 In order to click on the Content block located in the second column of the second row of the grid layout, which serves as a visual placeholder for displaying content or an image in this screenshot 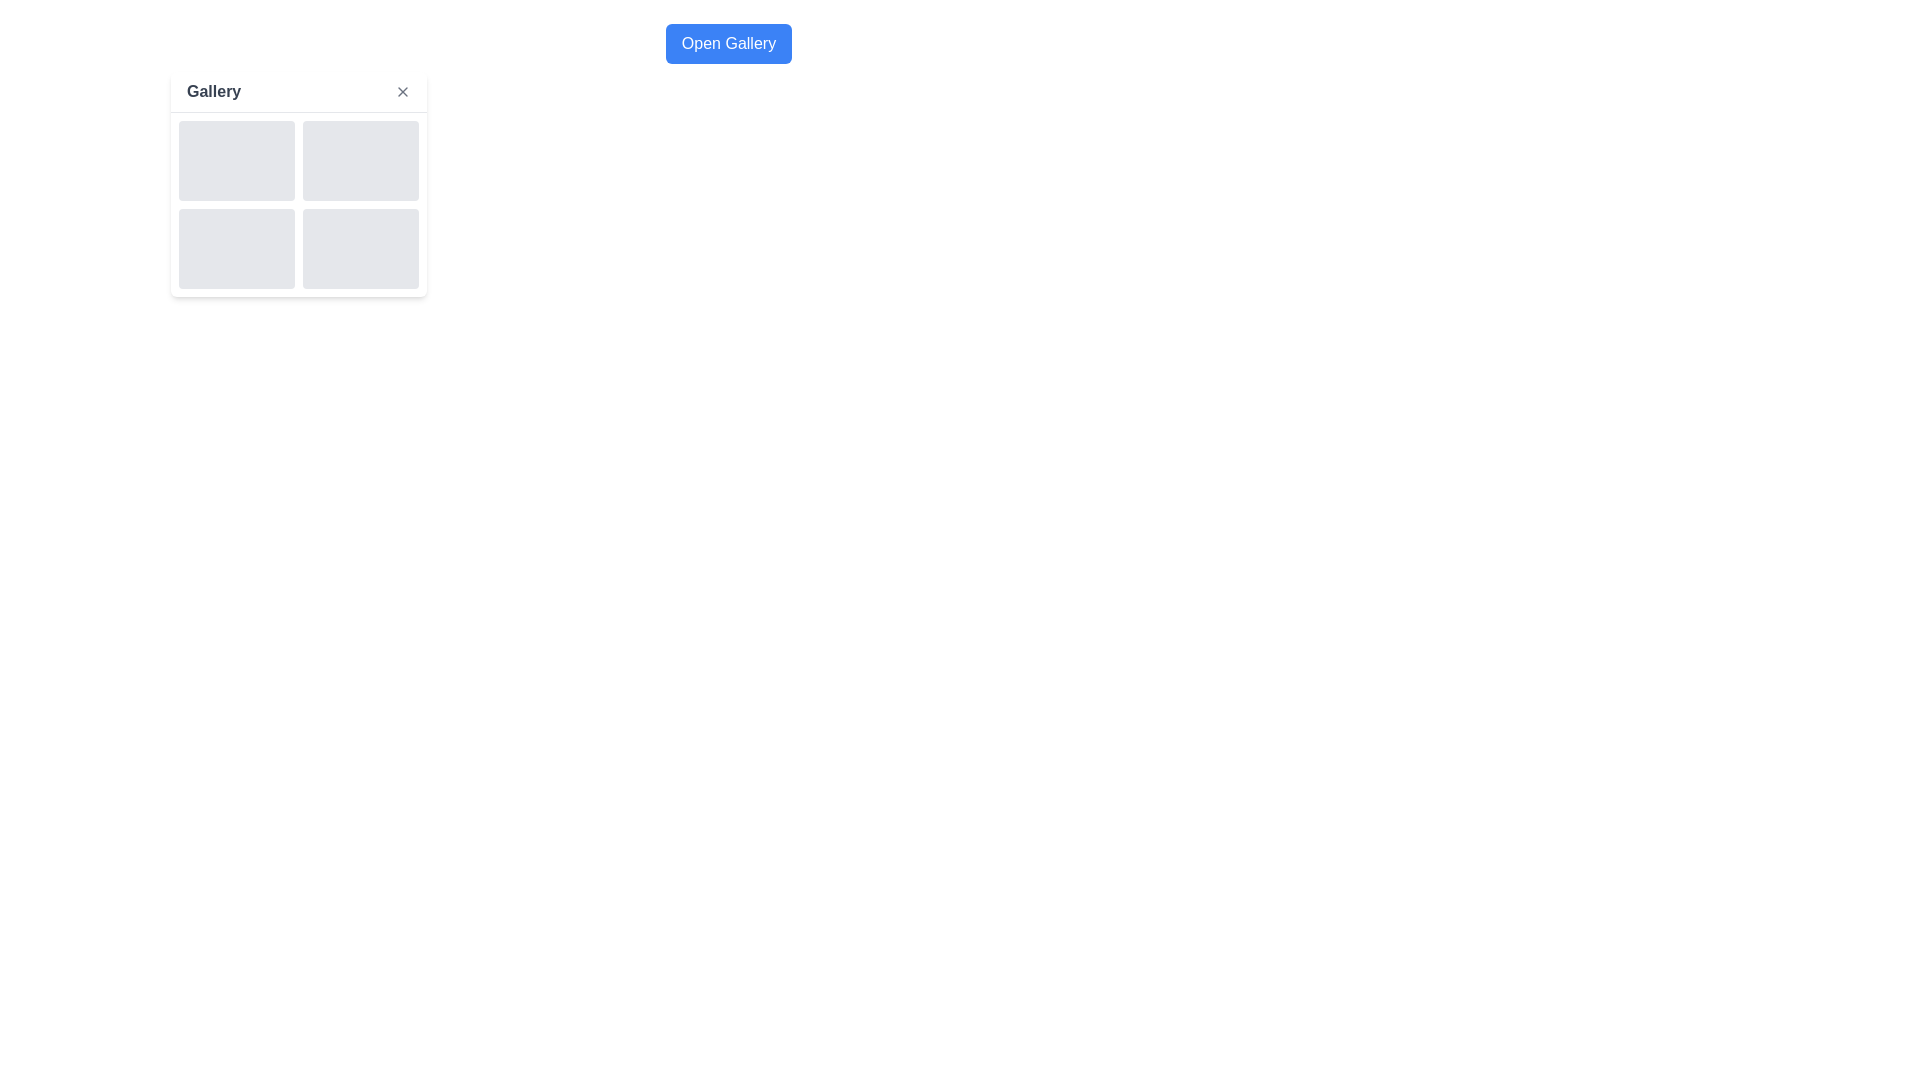, I will do `click(360, 248)`.